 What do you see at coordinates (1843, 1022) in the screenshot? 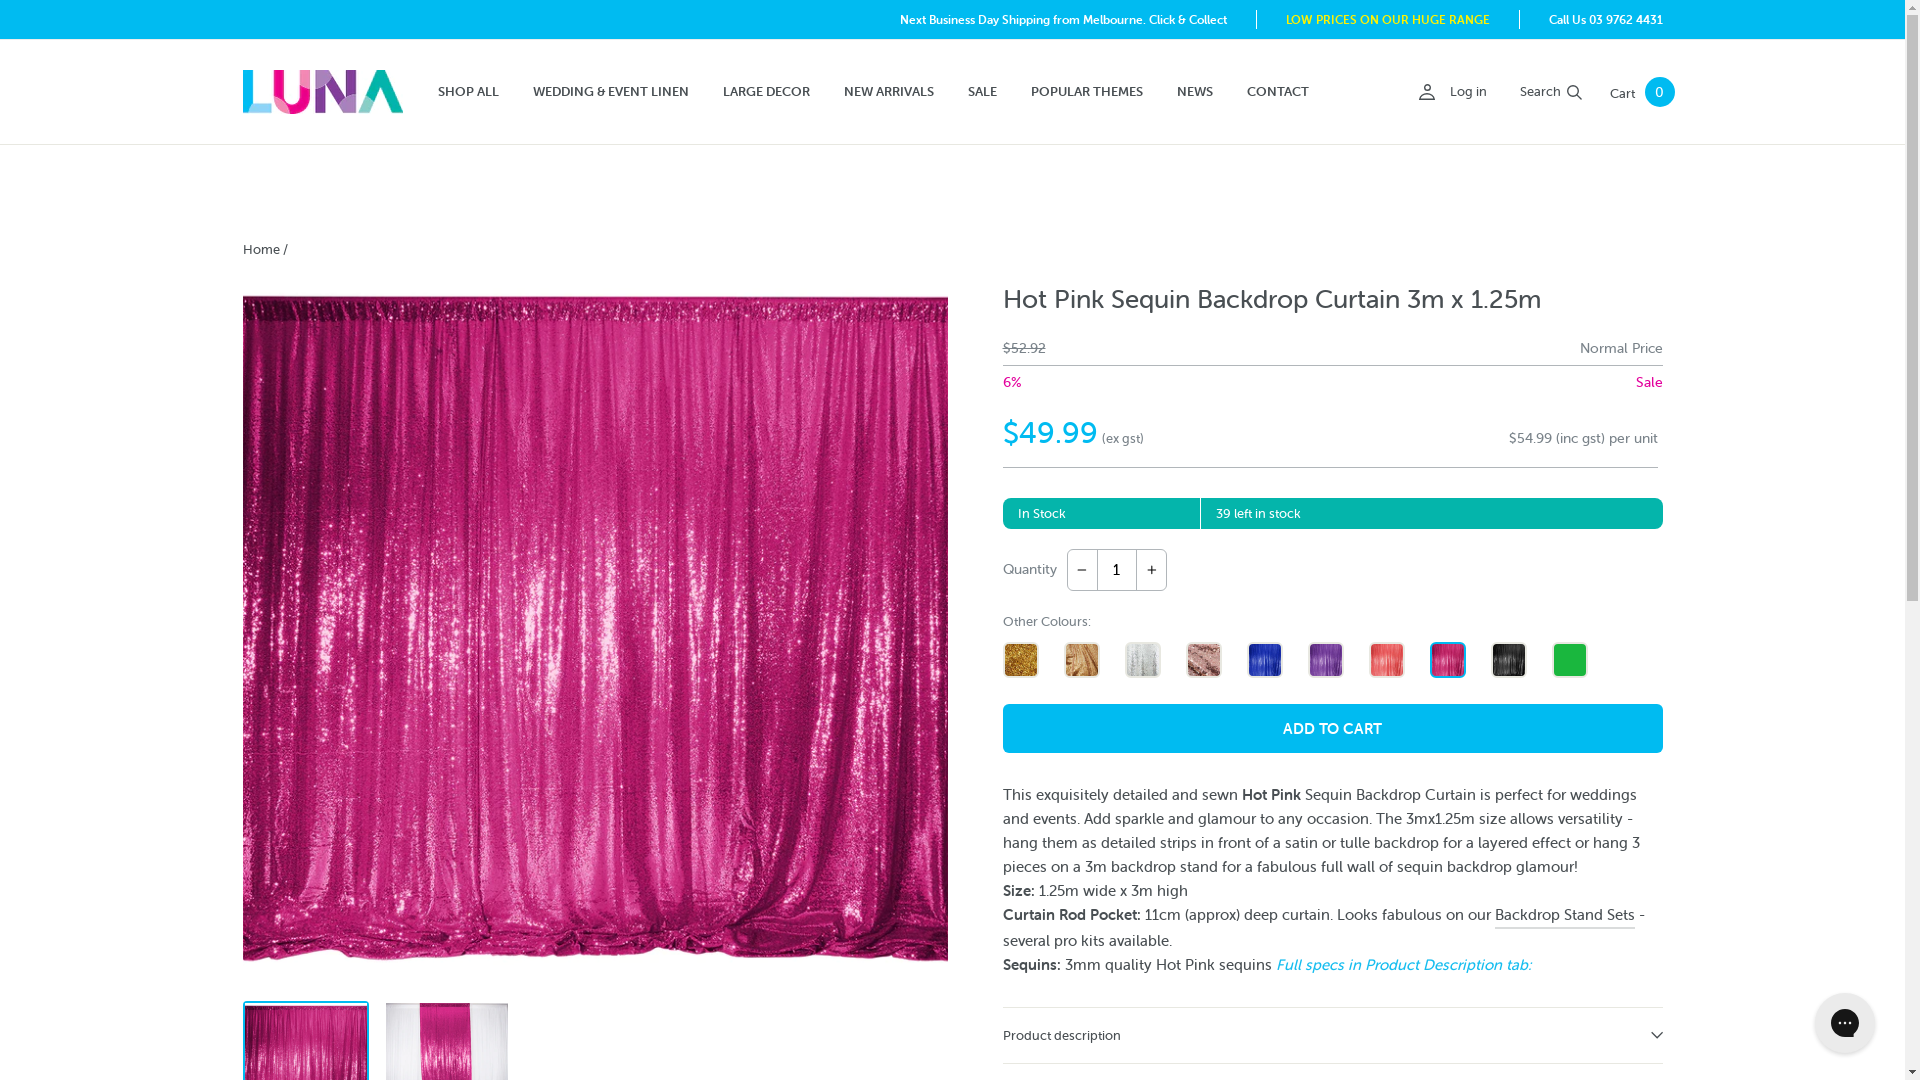
I see `'Gorgias live chat messenger'` at bounding box center [1843, 1022].